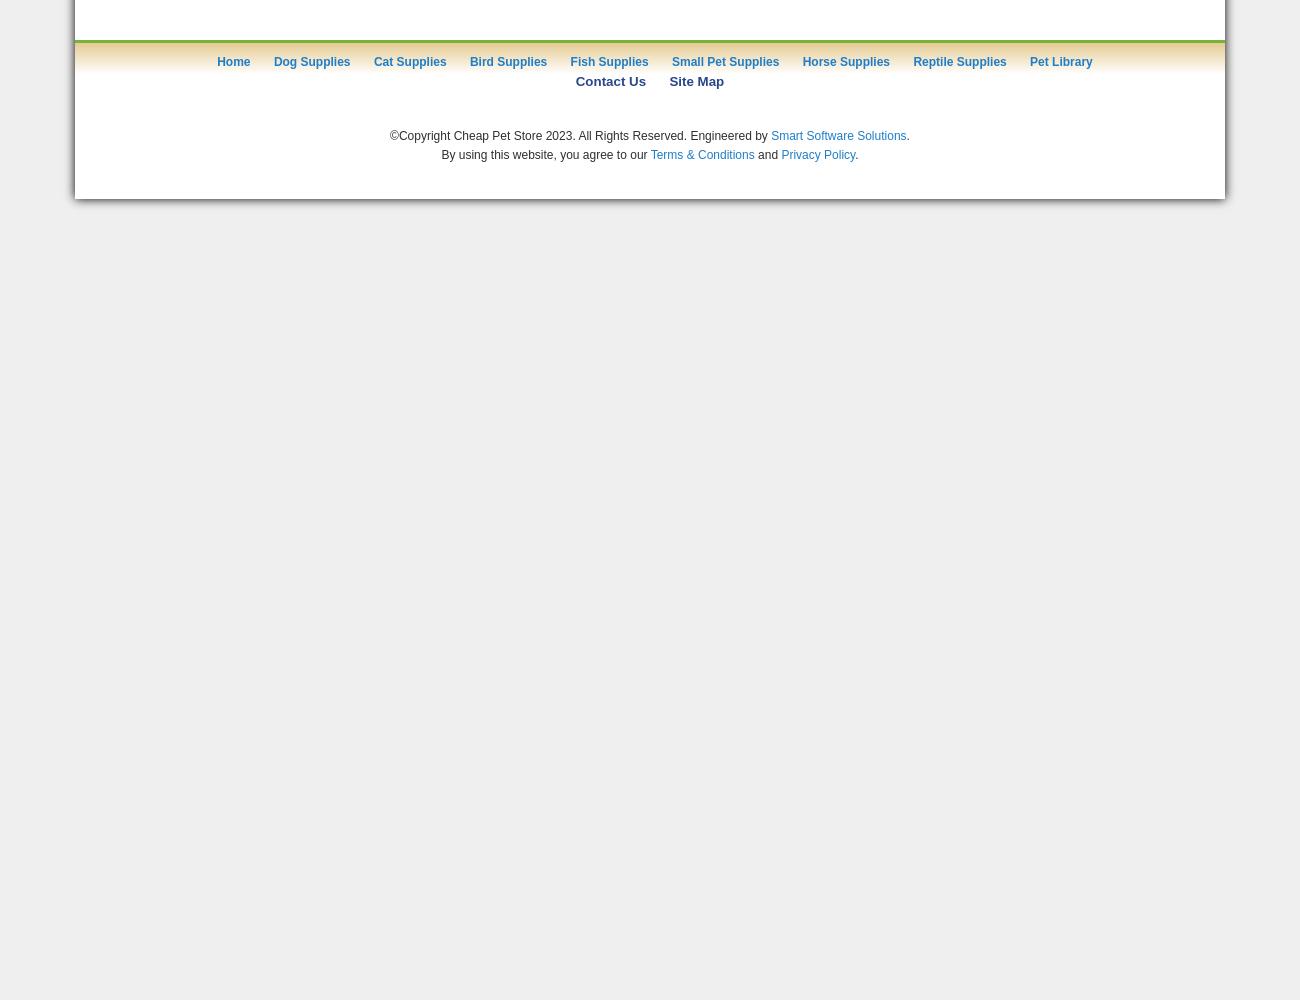  I want to click on 'Home', so click(232, 62).